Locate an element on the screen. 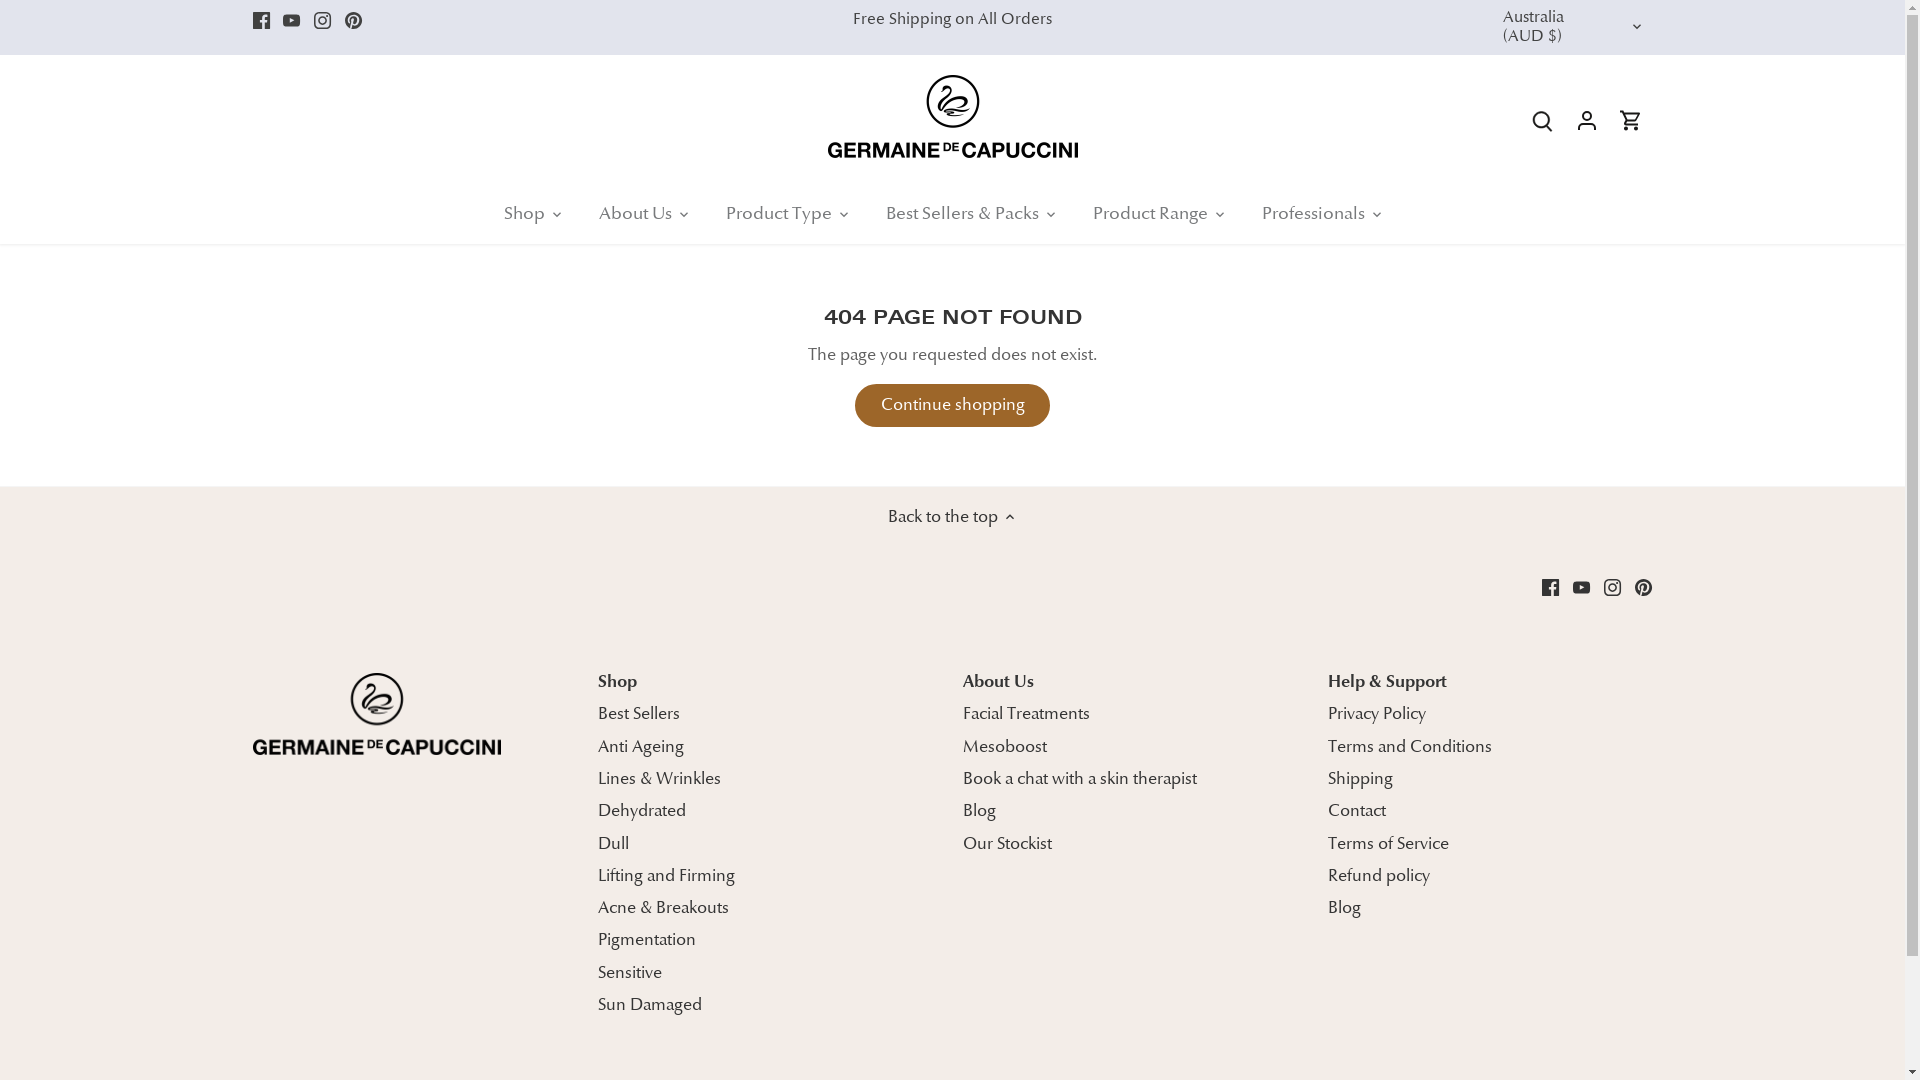 The image size is (1920, 1080). 'Help & Support' is located at coordinates (1386, 681).